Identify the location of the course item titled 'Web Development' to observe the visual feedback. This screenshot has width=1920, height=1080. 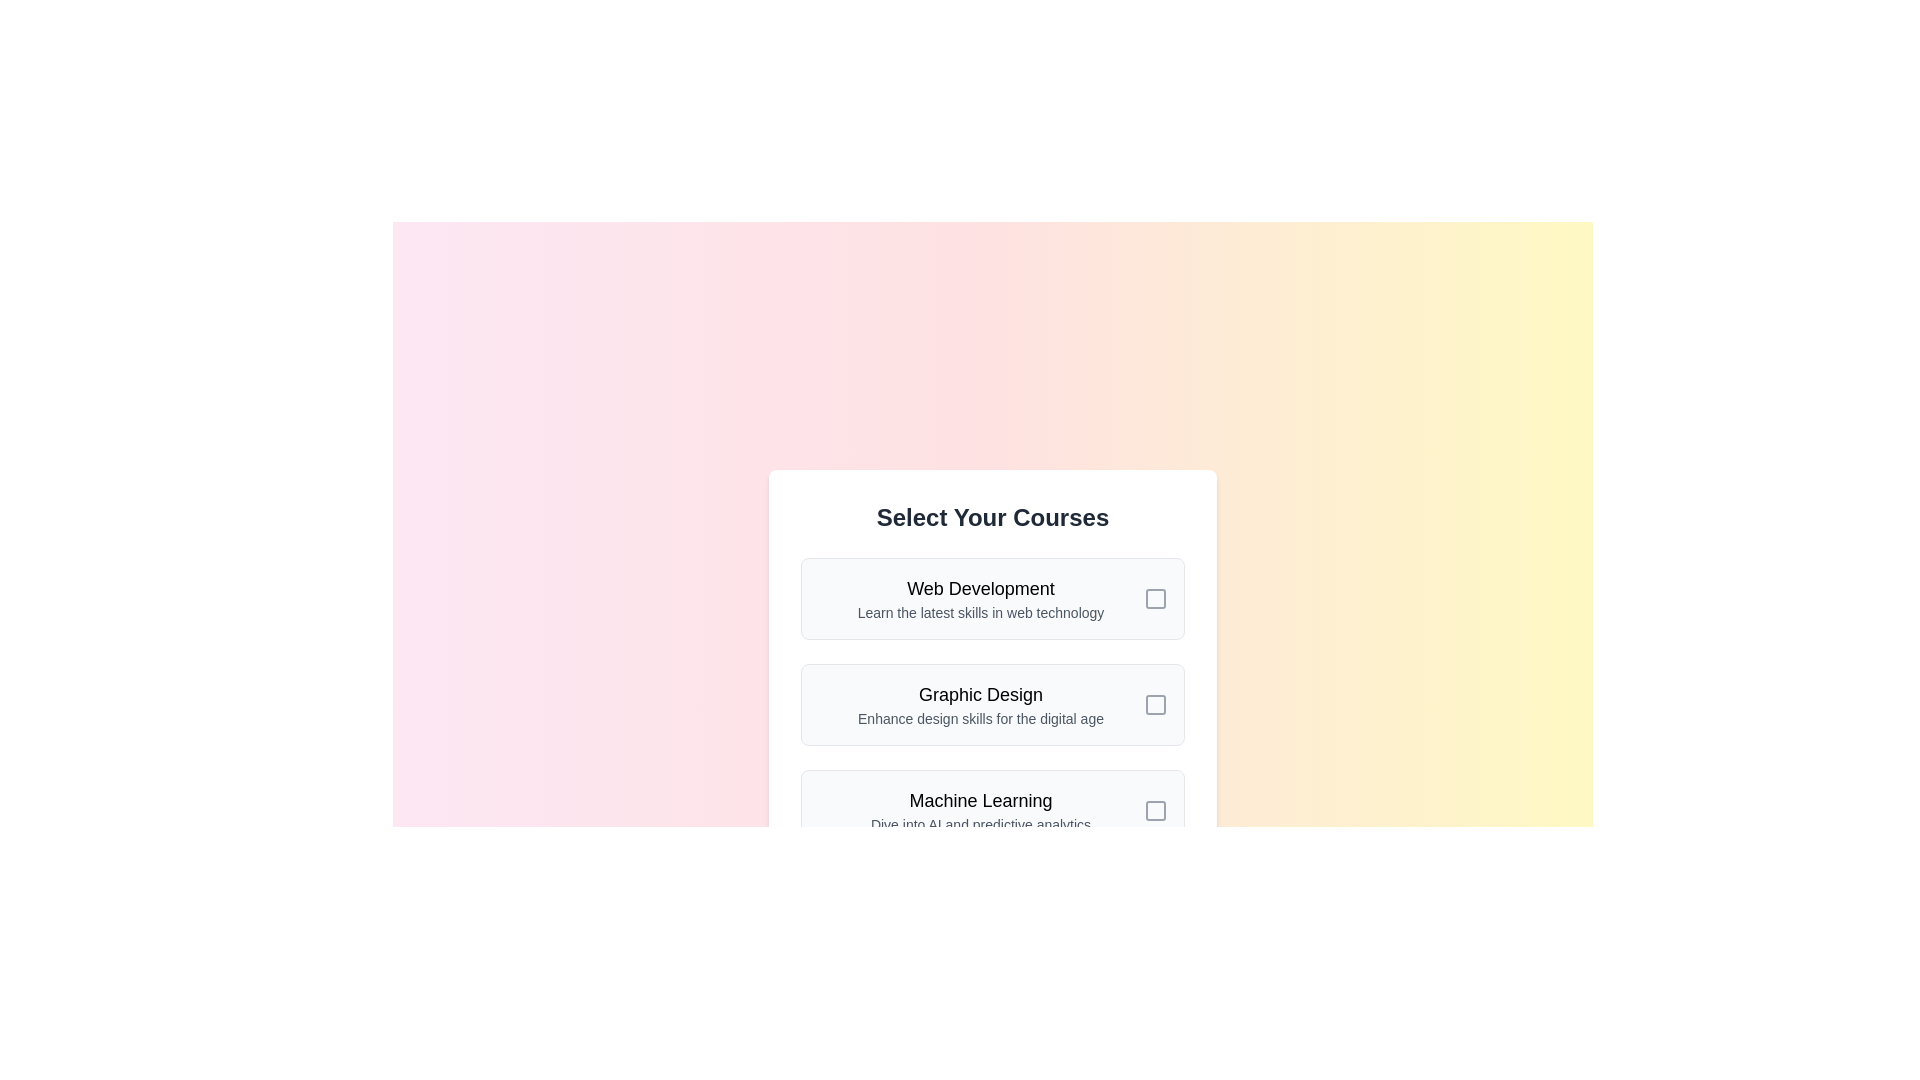
(993, 597).